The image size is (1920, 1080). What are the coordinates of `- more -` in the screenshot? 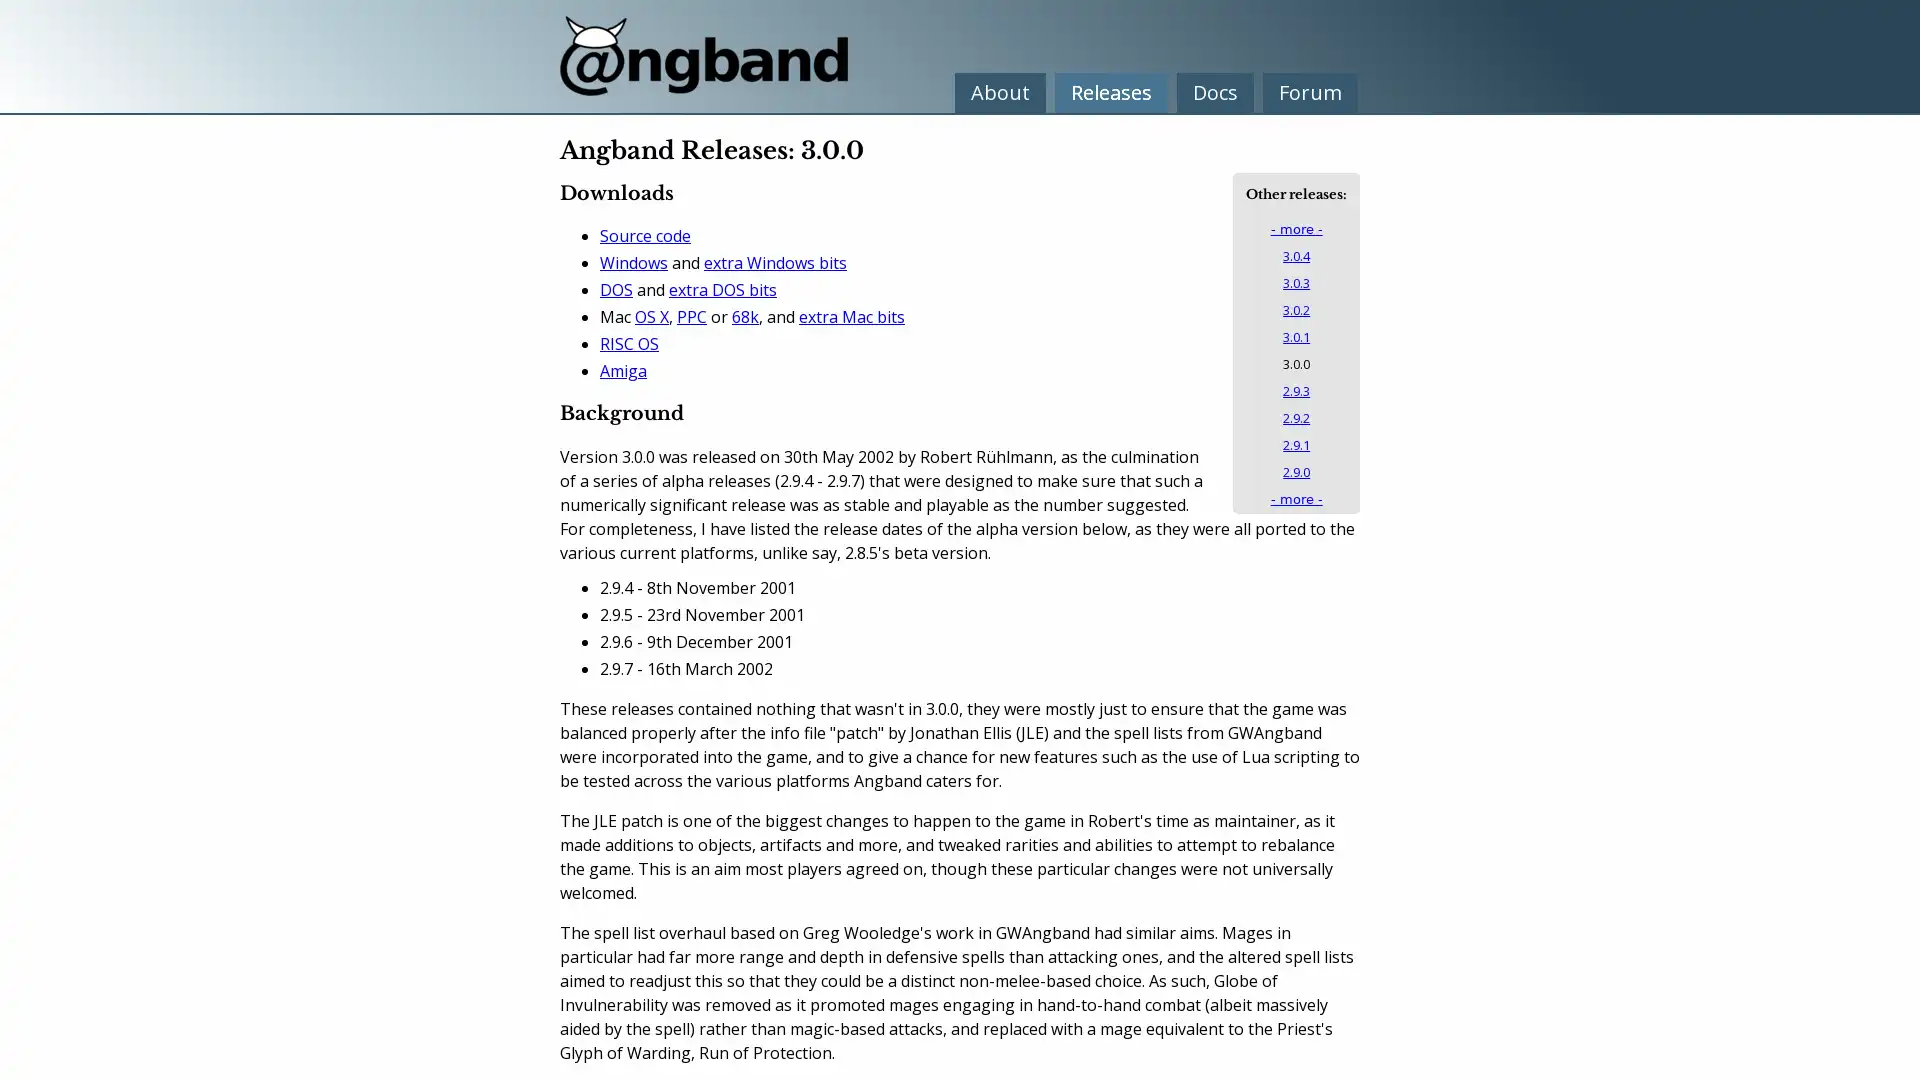 It's located at (1296, 498).